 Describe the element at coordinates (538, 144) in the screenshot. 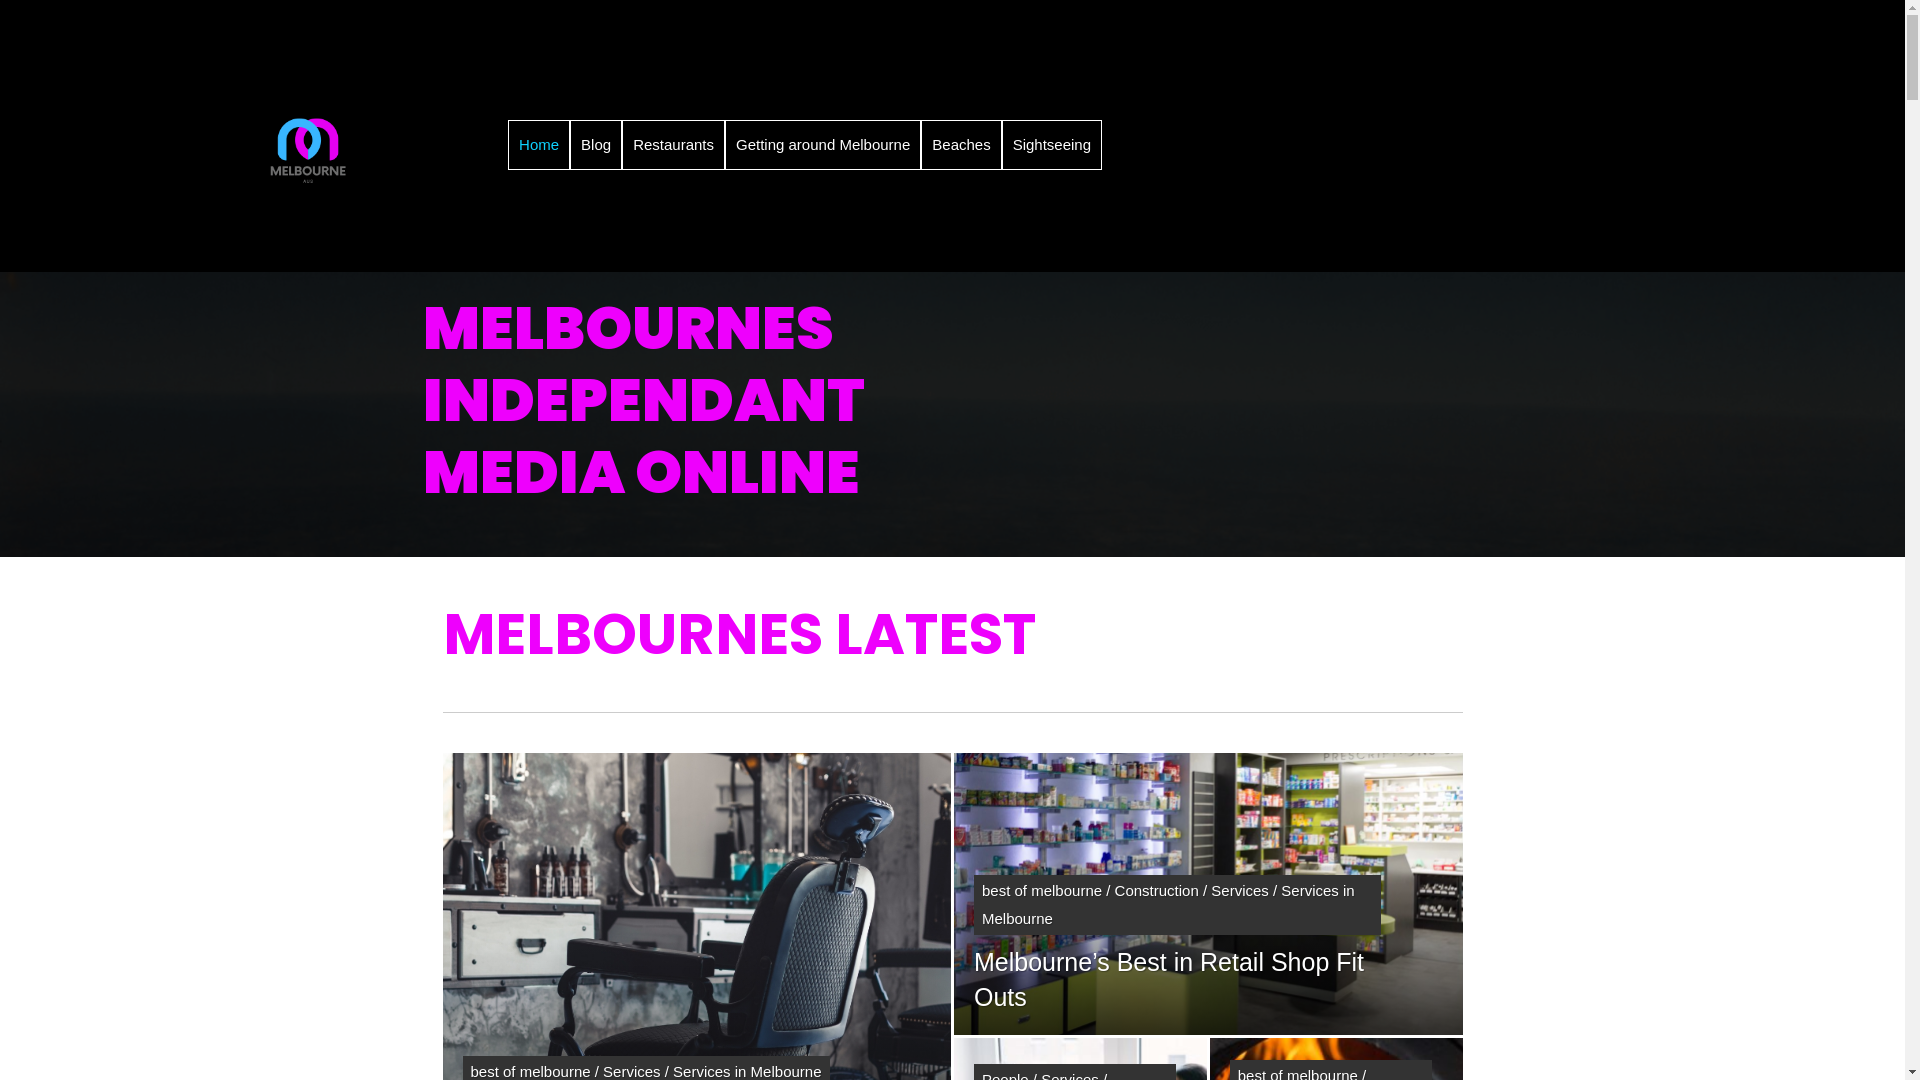

I see `'Home'` at that location.